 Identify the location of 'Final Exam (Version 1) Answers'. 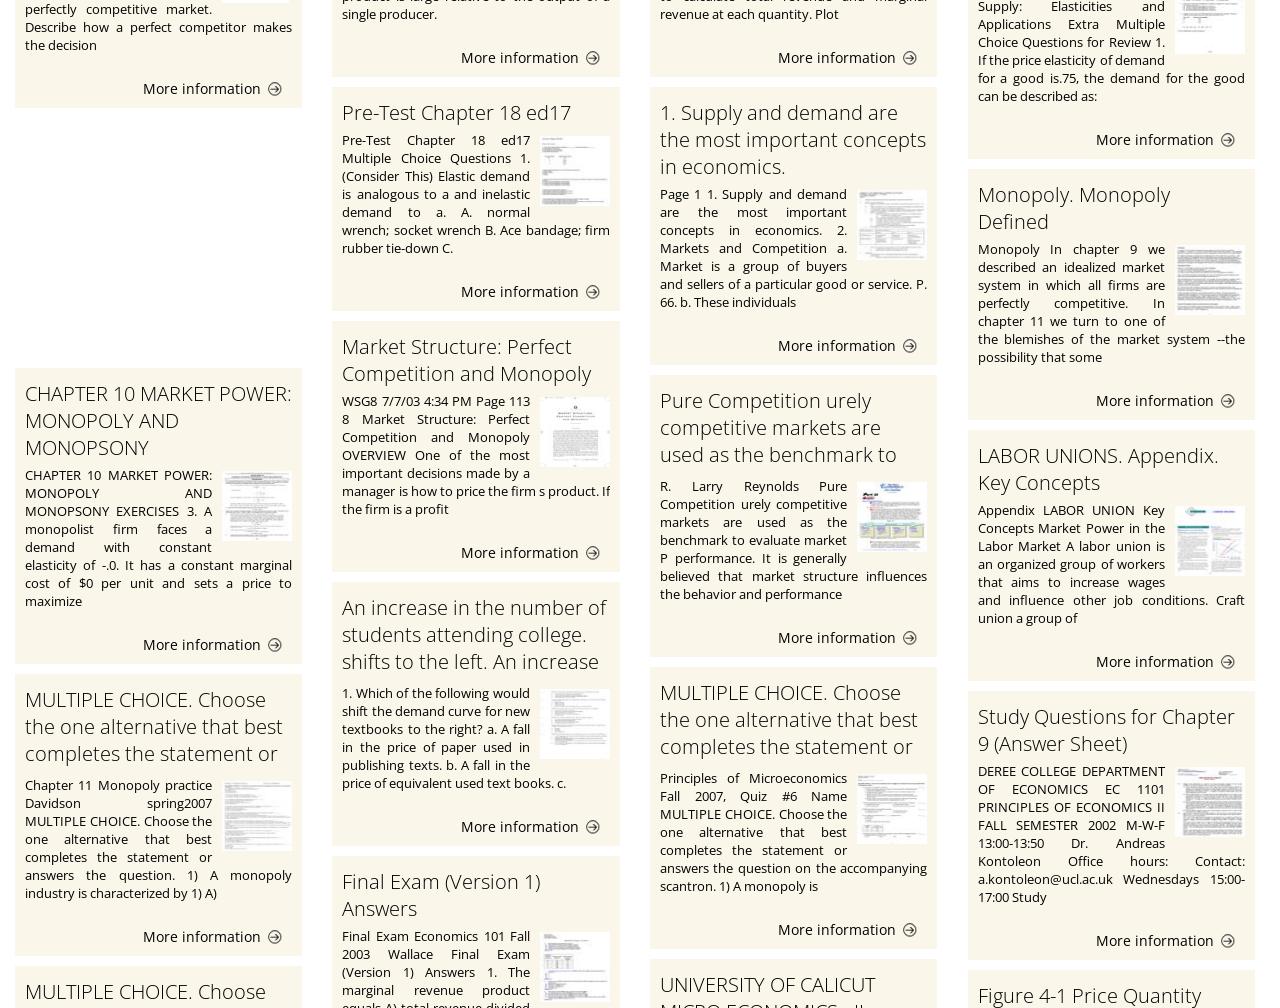
(342, 895).